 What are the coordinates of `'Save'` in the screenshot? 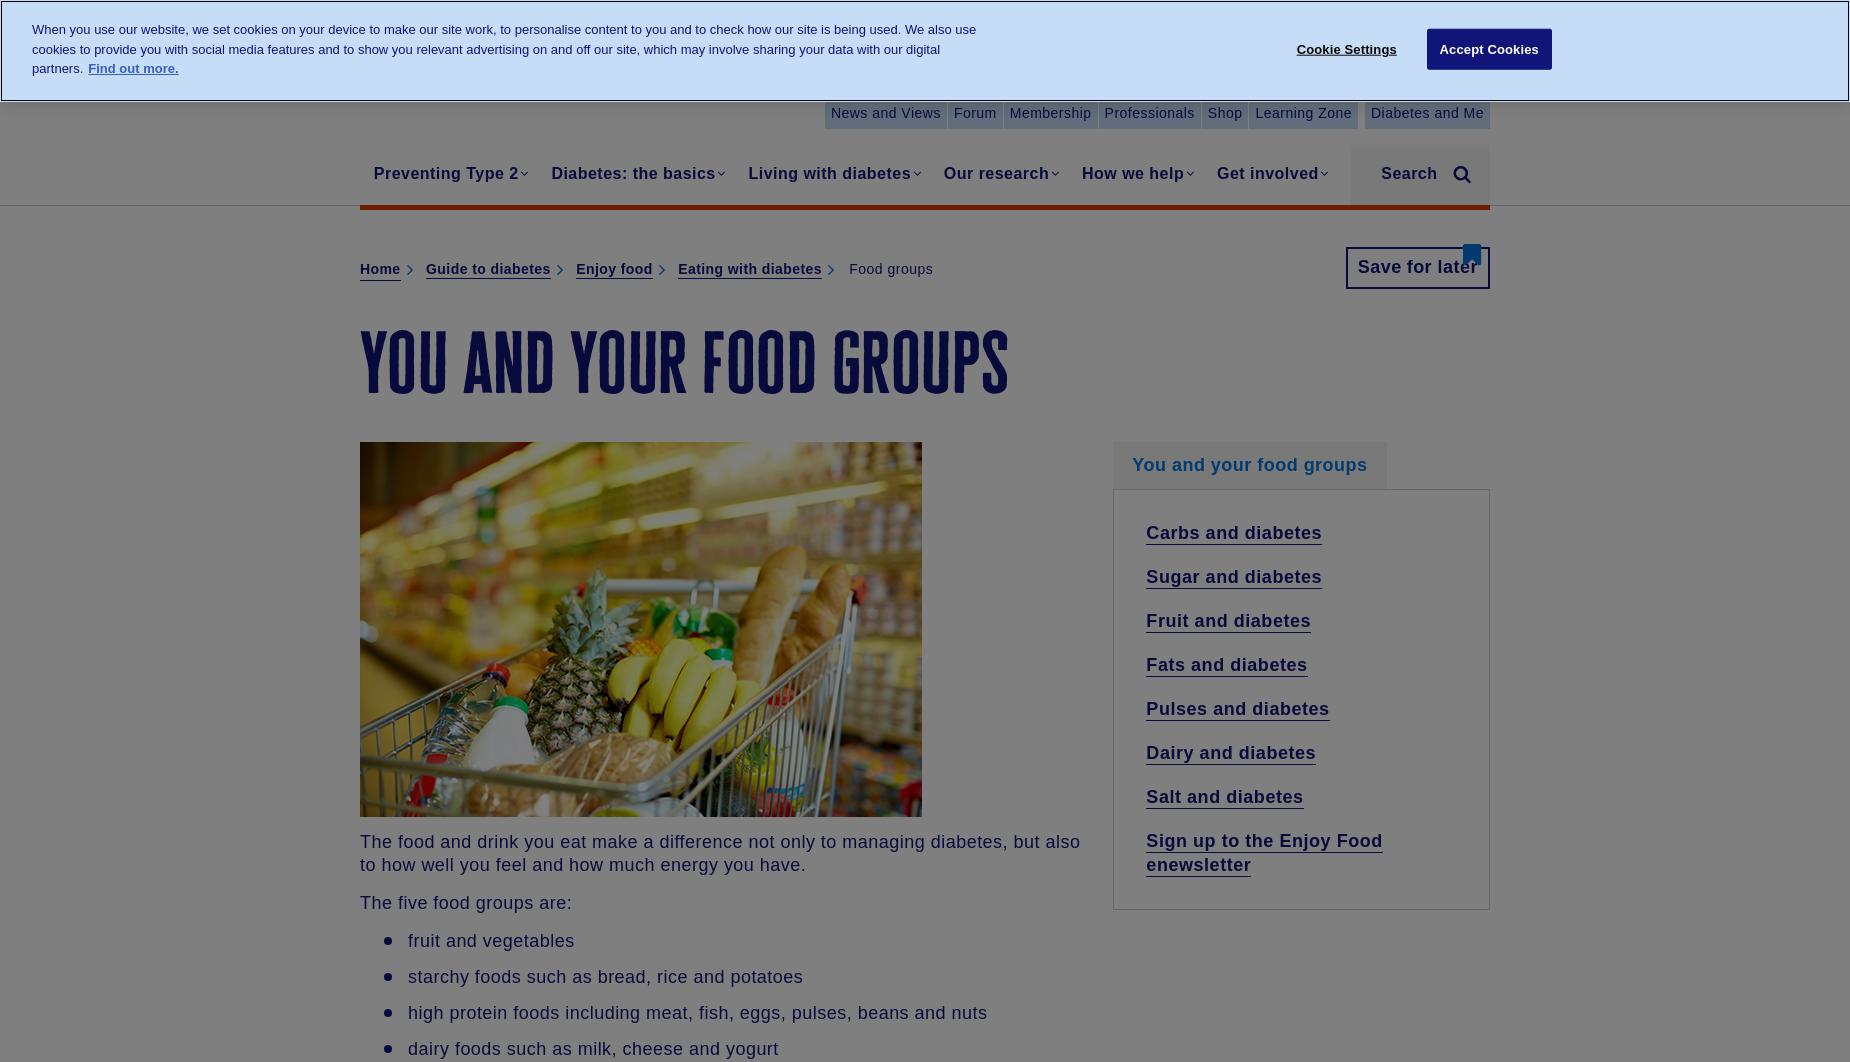 It's located at (1355, 266).